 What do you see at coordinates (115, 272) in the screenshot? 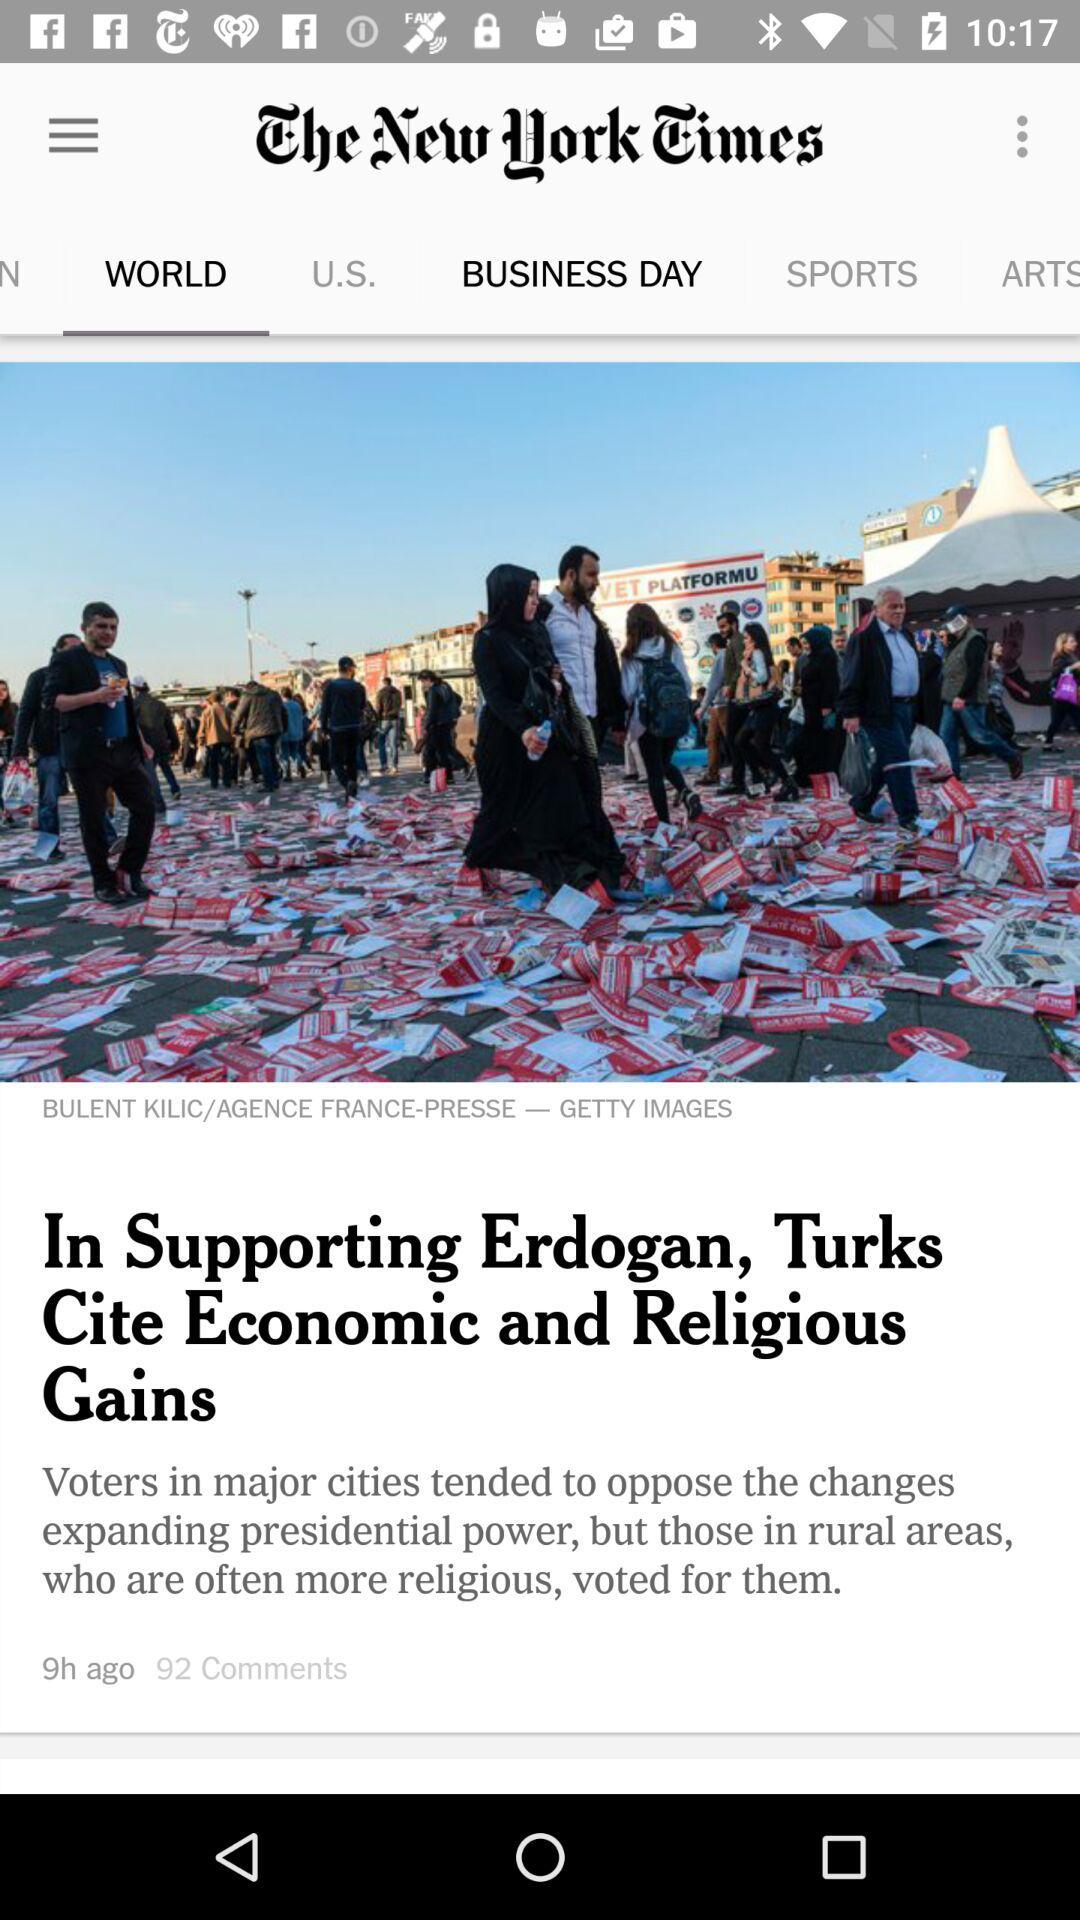
I see `the icon to the right of the opinion item` at bounding box center [115, 272].